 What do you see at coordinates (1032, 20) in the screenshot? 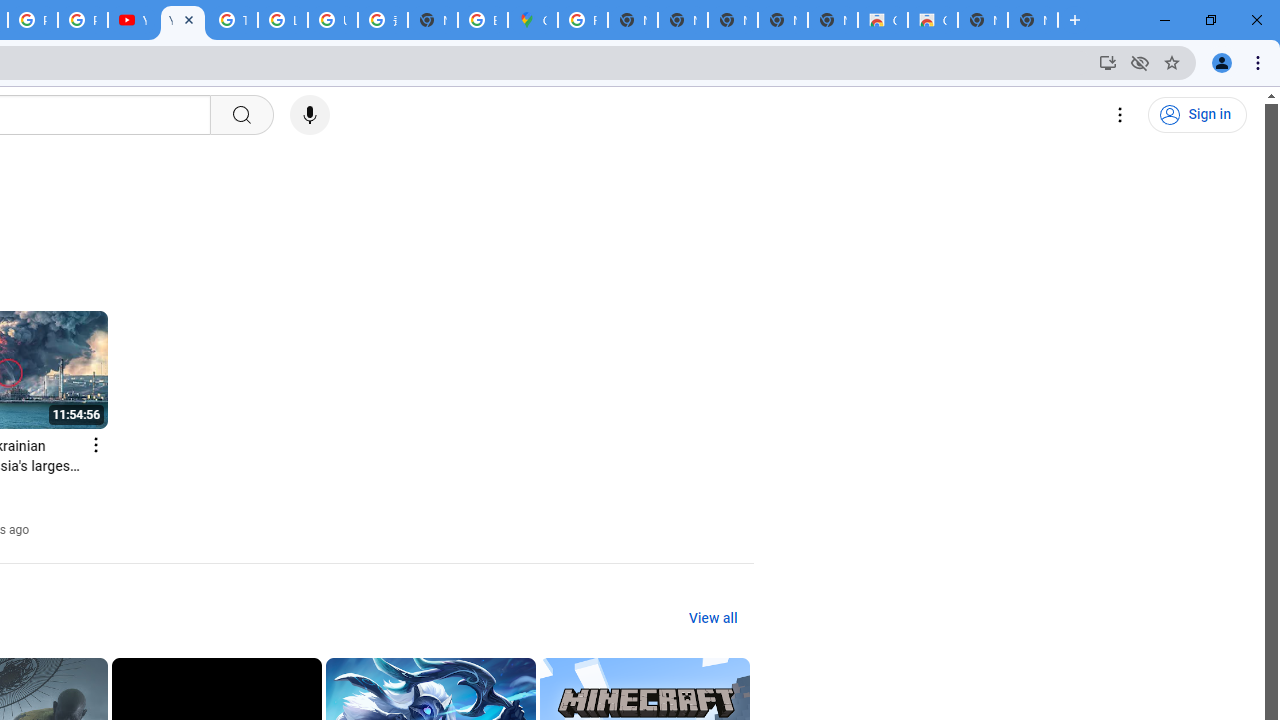
I see `'New Tab'` at bounding box center [1032, 20].